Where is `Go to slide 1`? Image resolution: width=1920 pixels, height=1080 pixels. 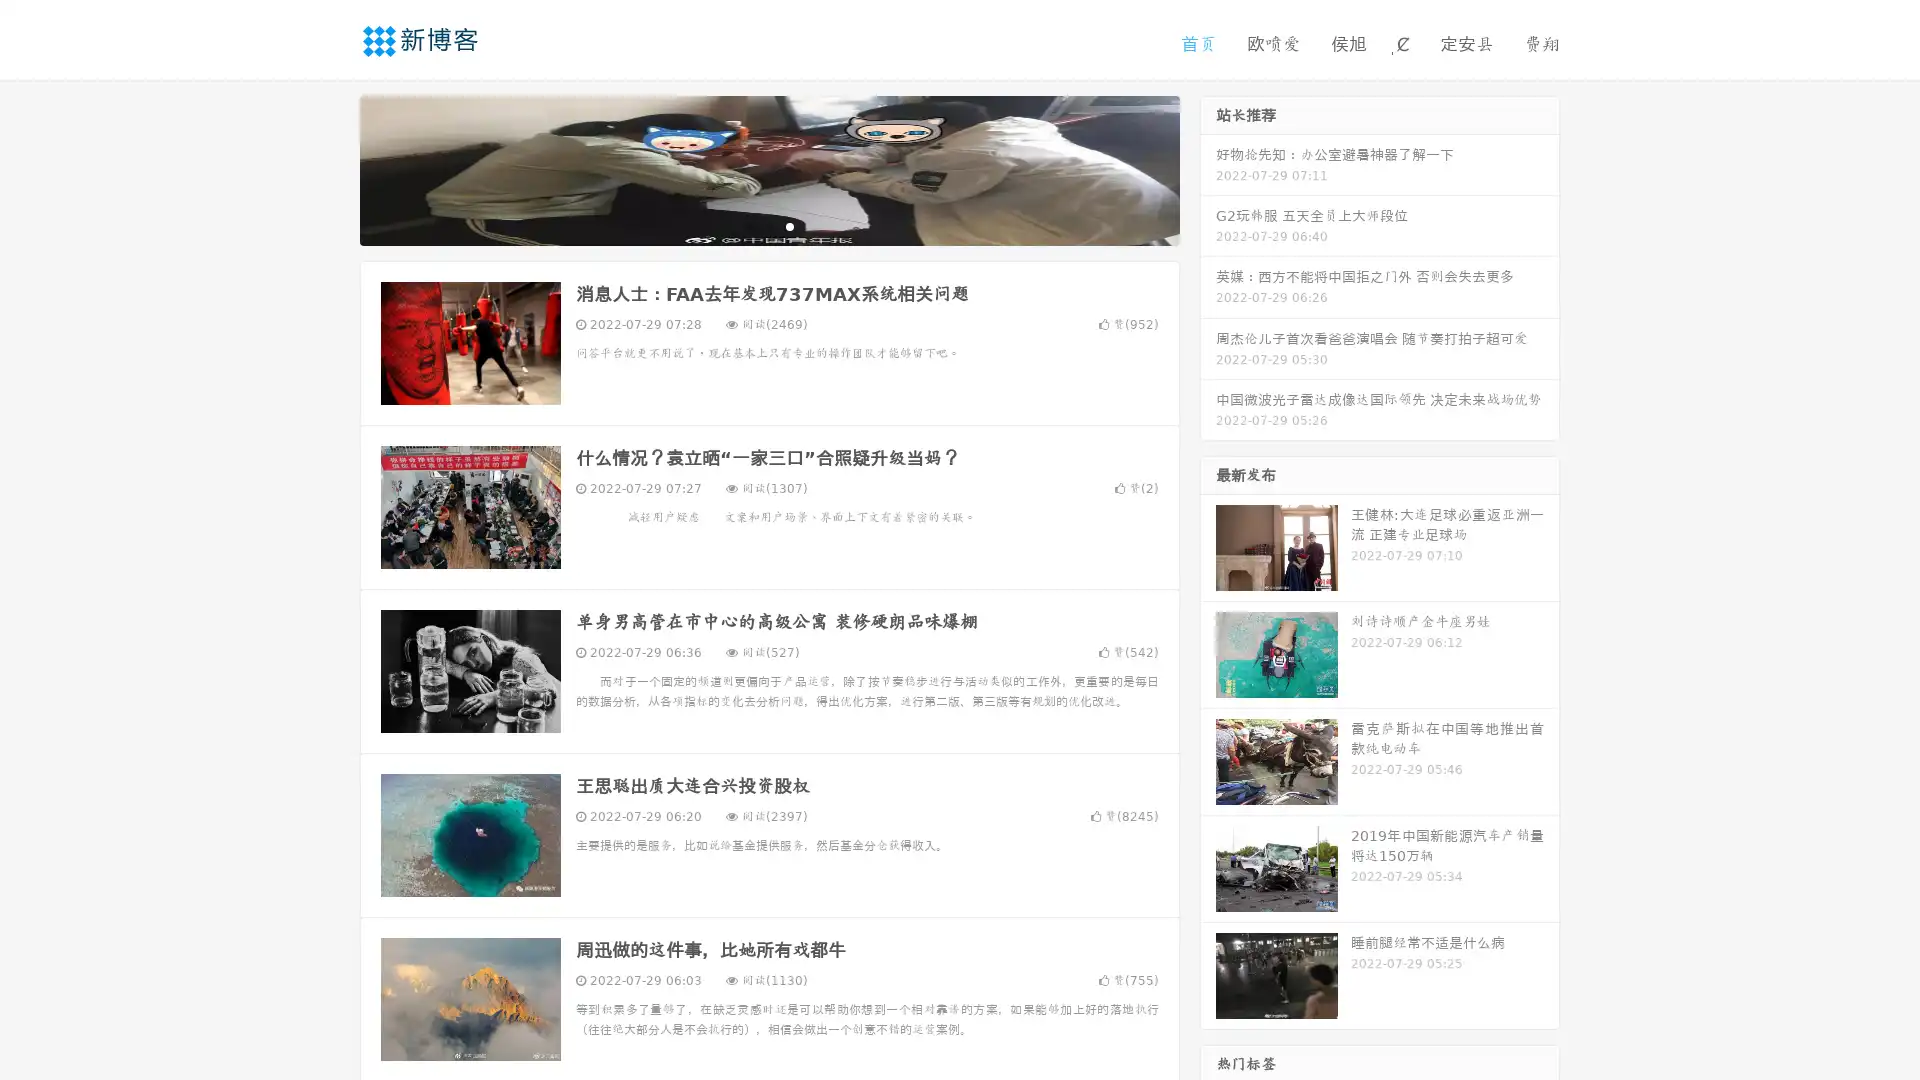
Go to slide 1 is located at coordinates (748, 225).